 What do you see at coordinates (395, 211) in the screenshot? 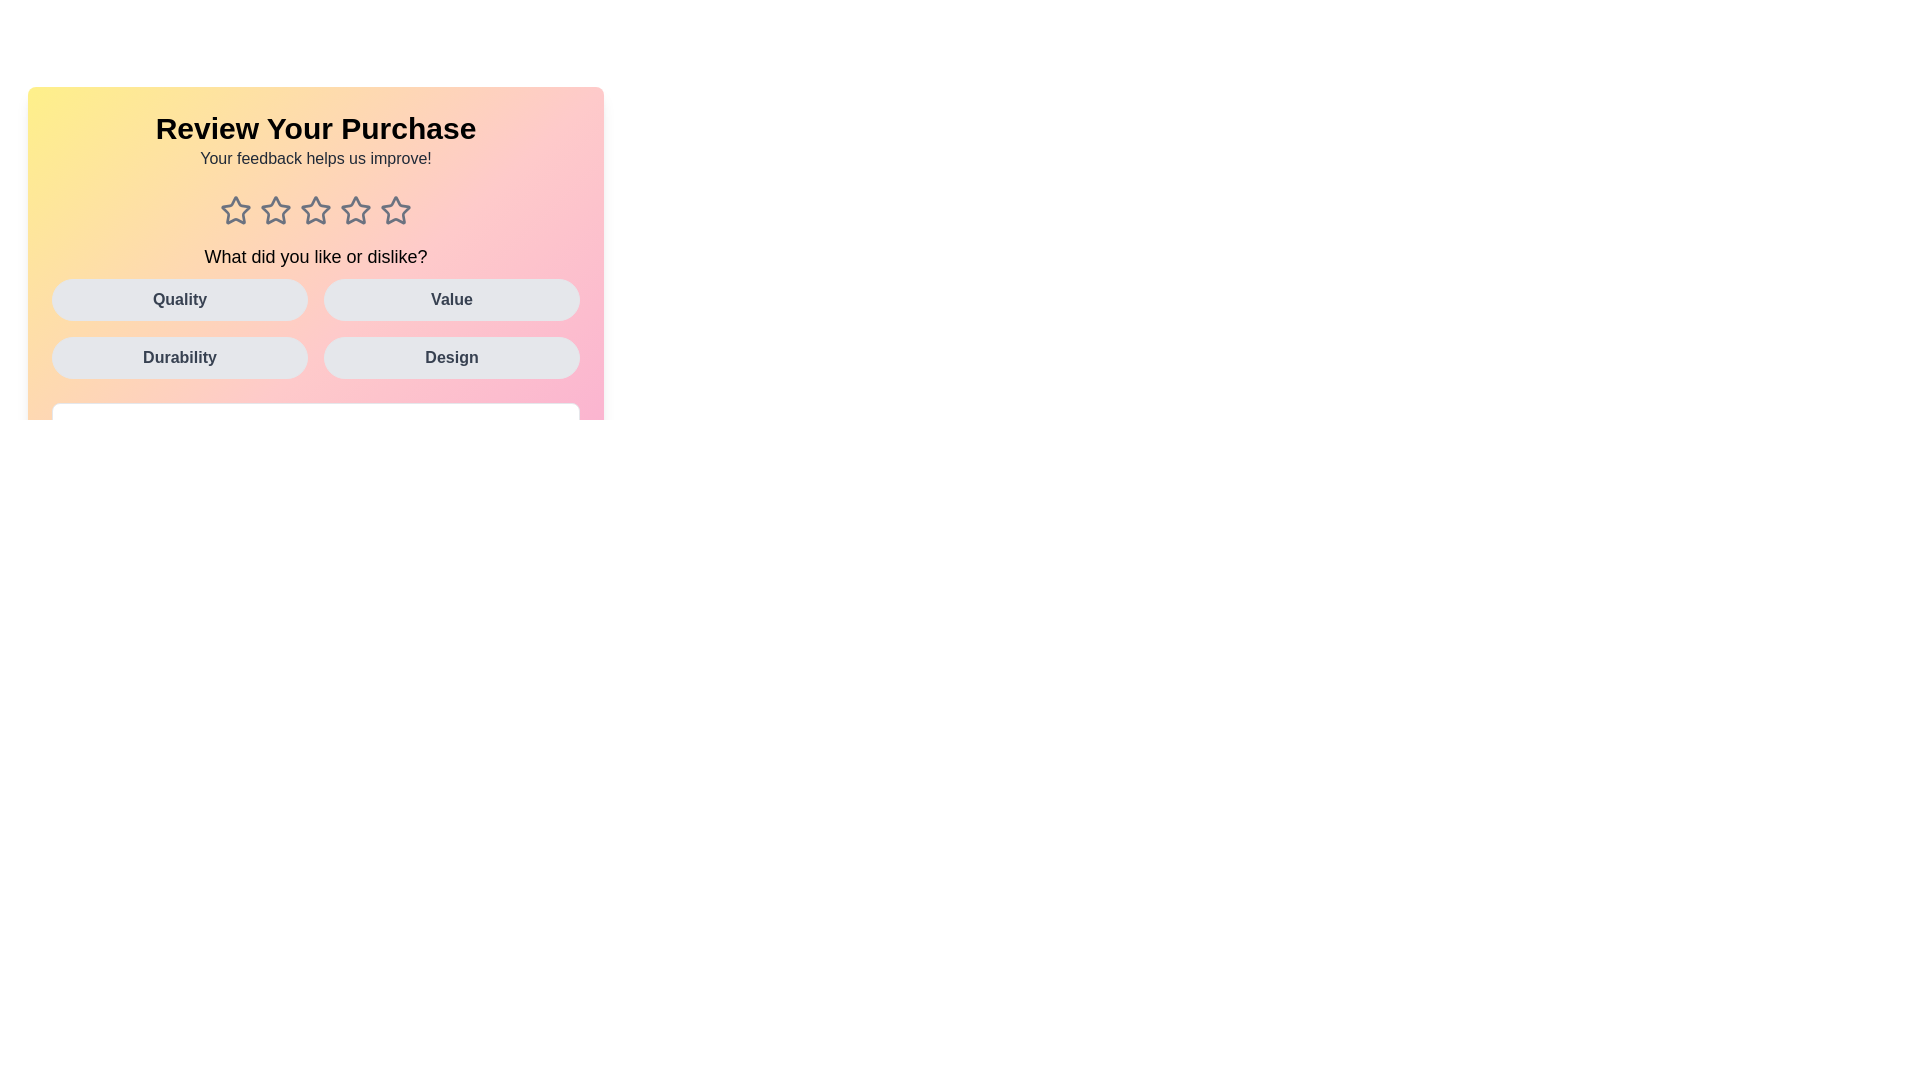
I see `the fifth star icon in the review section` at bounding box center [395, 211].